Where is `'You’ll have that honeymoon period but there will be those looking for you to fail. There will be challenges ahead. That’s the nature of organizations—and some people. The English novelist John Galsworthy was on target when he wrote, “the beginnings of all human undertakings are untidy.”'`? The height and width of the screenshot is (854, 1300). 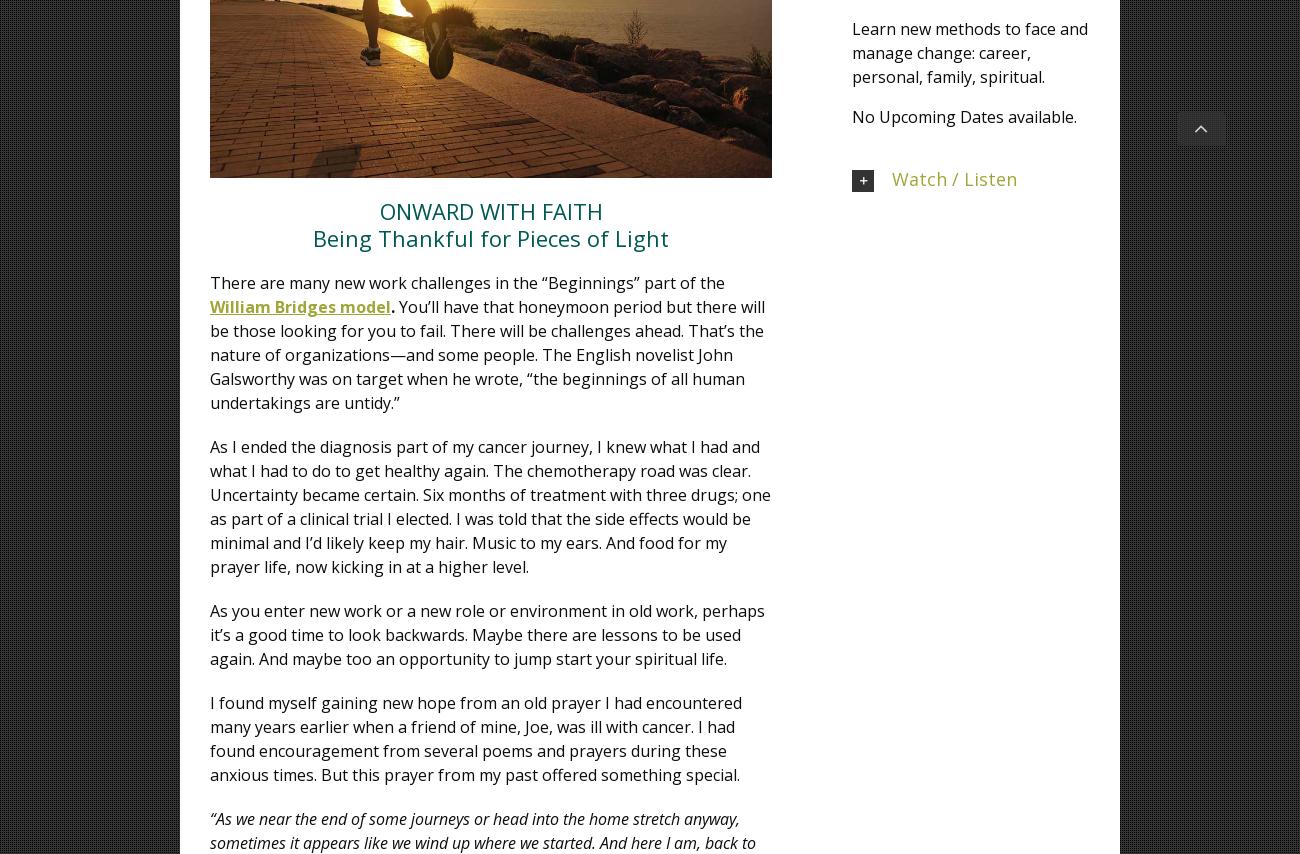
'You’ll have that honeymoon period but there will be those looking for you to fail. There will be challenges ahead. That’s the nature of organizations—and some people. The English novelist John Galsworthy was on target when he wrote, “the beginnings of all human undertakings are untidy.”' is located at coordinates (486, 355).